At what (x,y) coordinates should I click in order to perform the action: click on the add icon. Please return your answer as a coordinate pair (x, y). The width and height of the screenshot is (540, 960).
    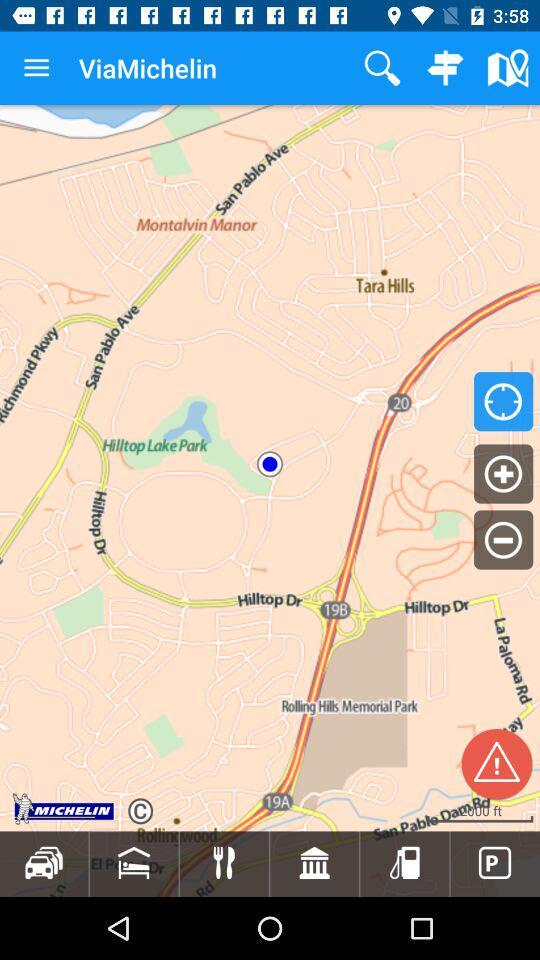
    Looking at the image, I should click on (502, 473).